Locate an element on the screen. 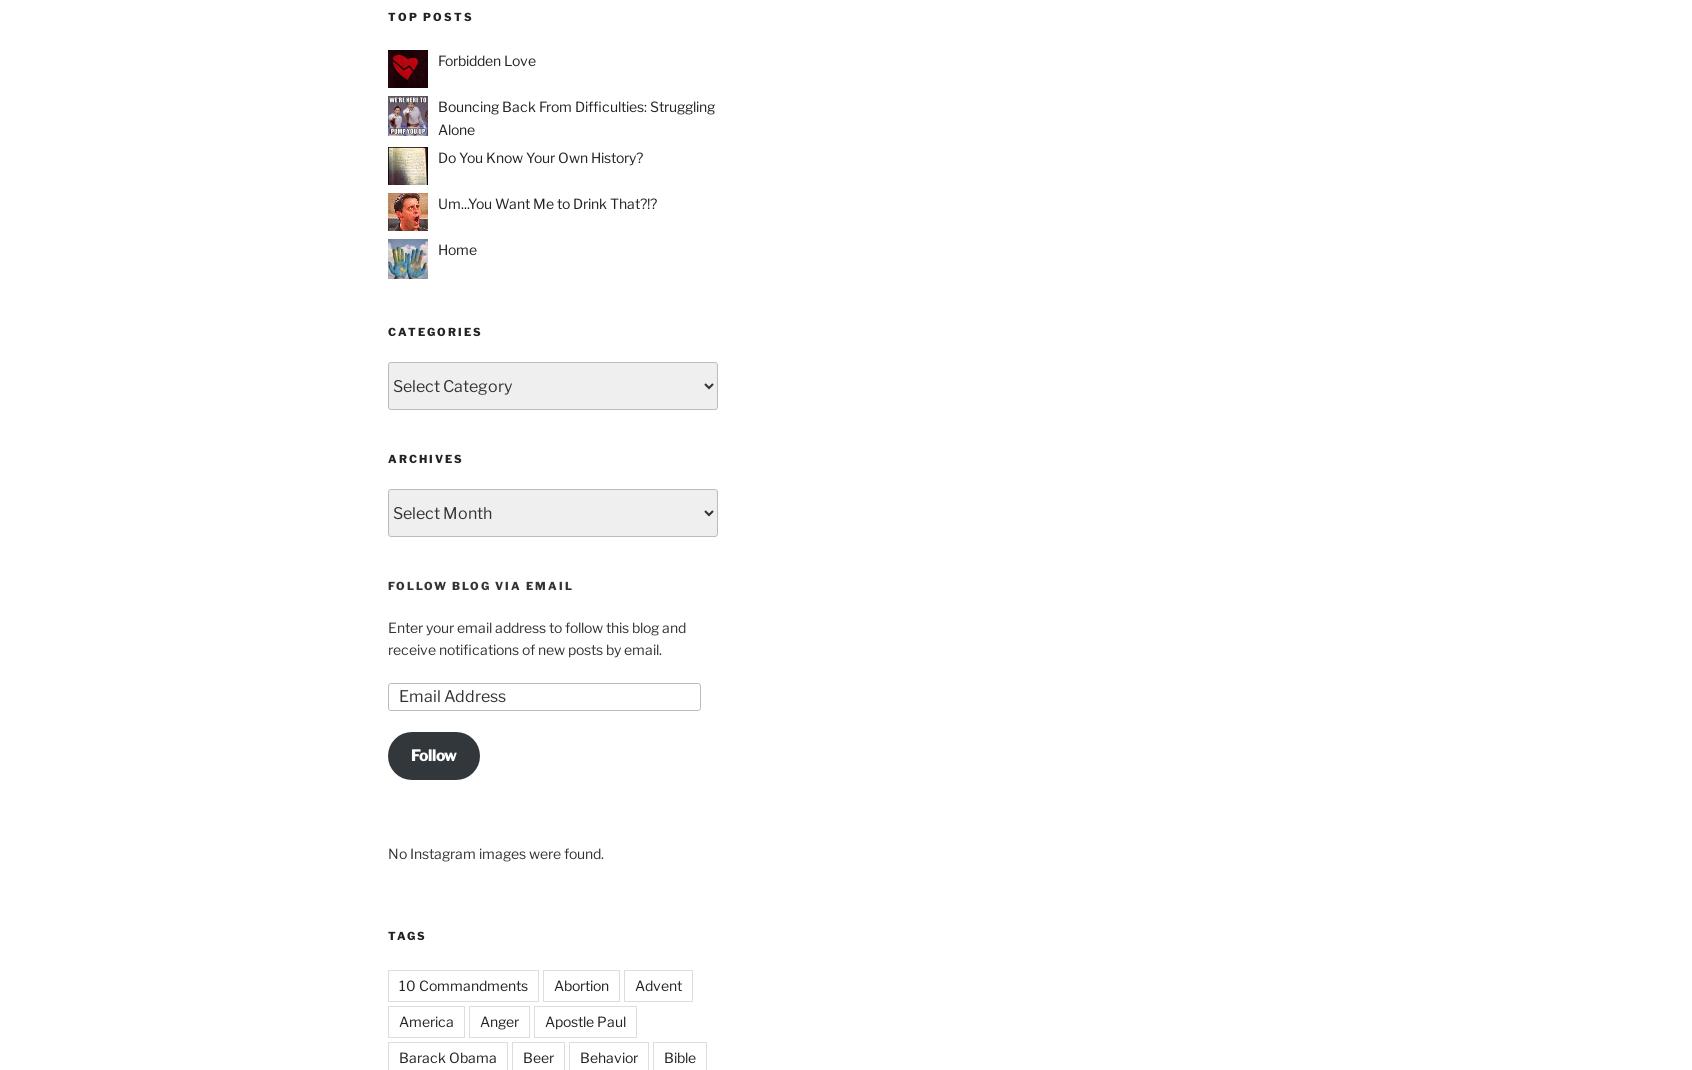 This screenshot has width=1692, height=1070. 'Enter your email address to follow this blog and receive notifications of new posts by email.' is located at coordinates (537, 638).